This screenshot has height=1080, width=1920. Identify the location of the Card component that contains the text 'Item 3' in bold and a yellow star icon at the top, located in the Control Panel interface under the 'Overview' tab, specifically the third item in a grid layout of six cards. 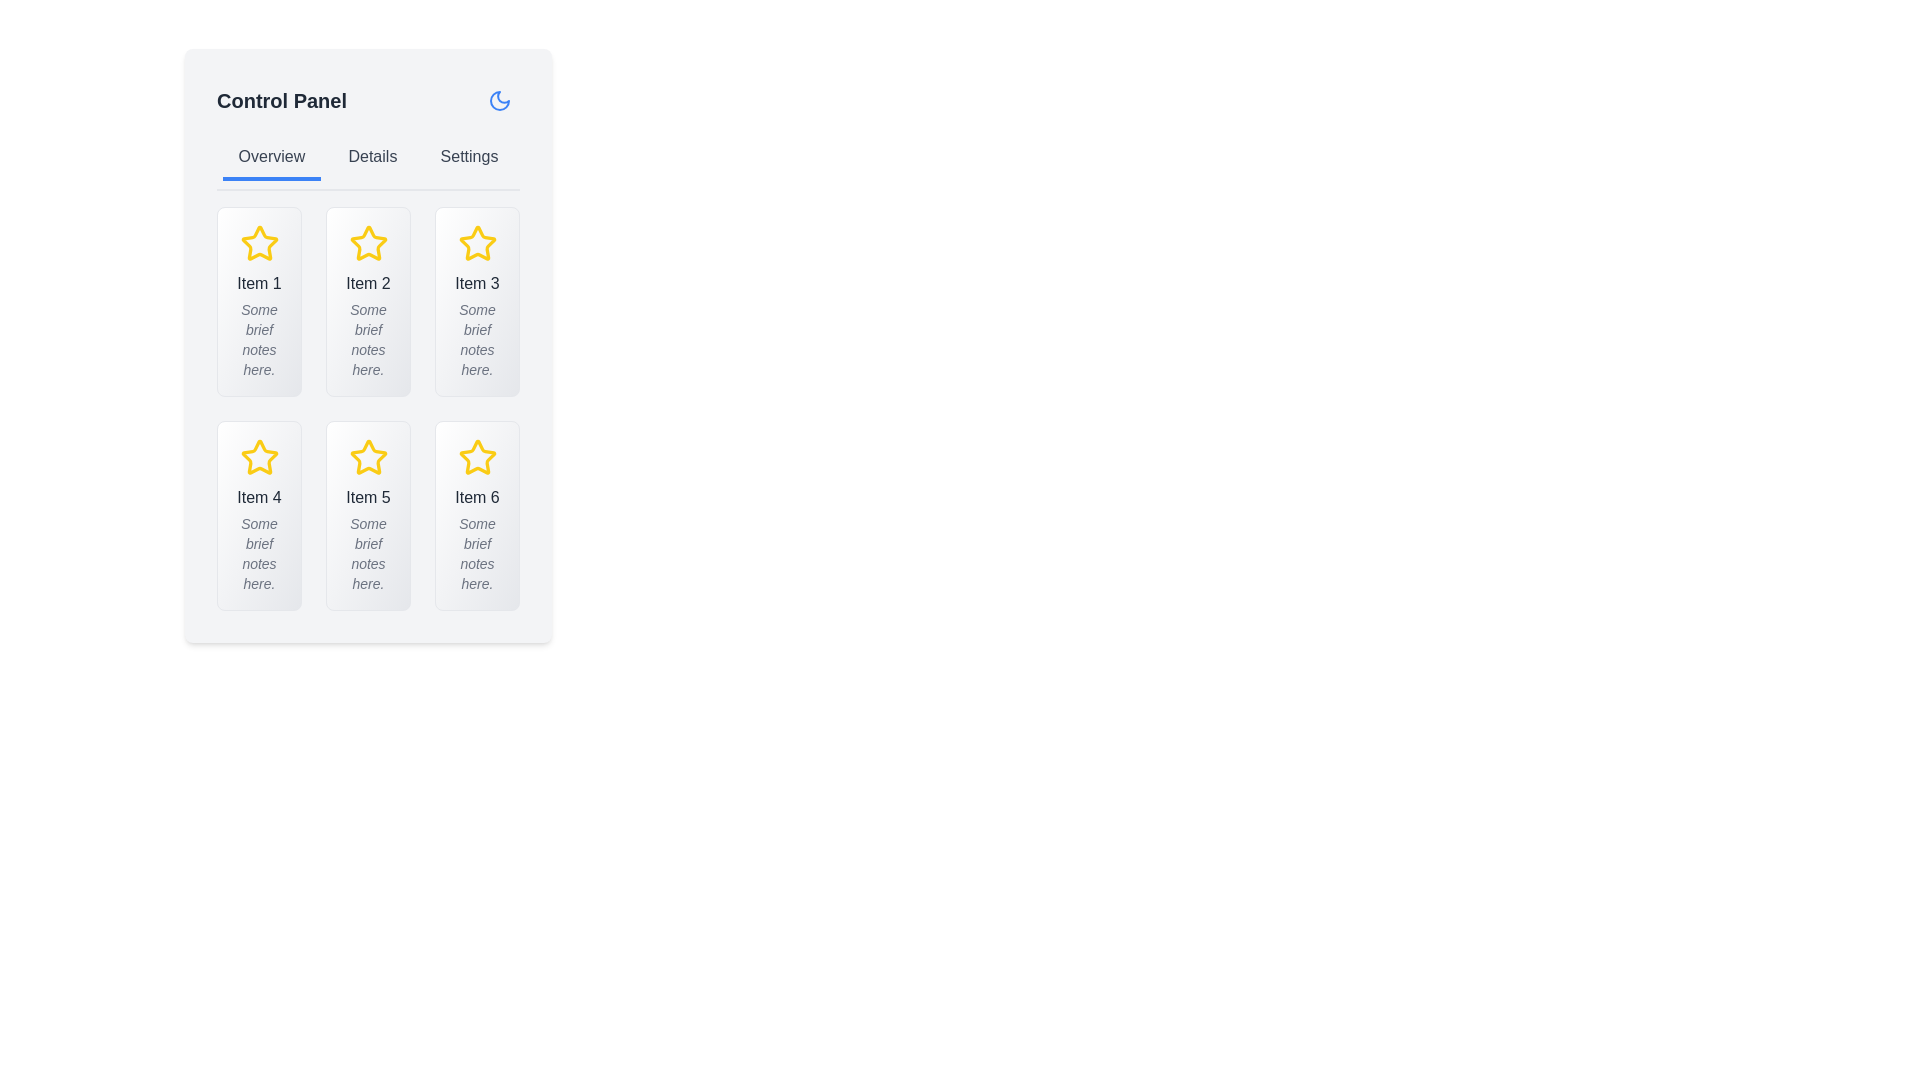
(476, 301).